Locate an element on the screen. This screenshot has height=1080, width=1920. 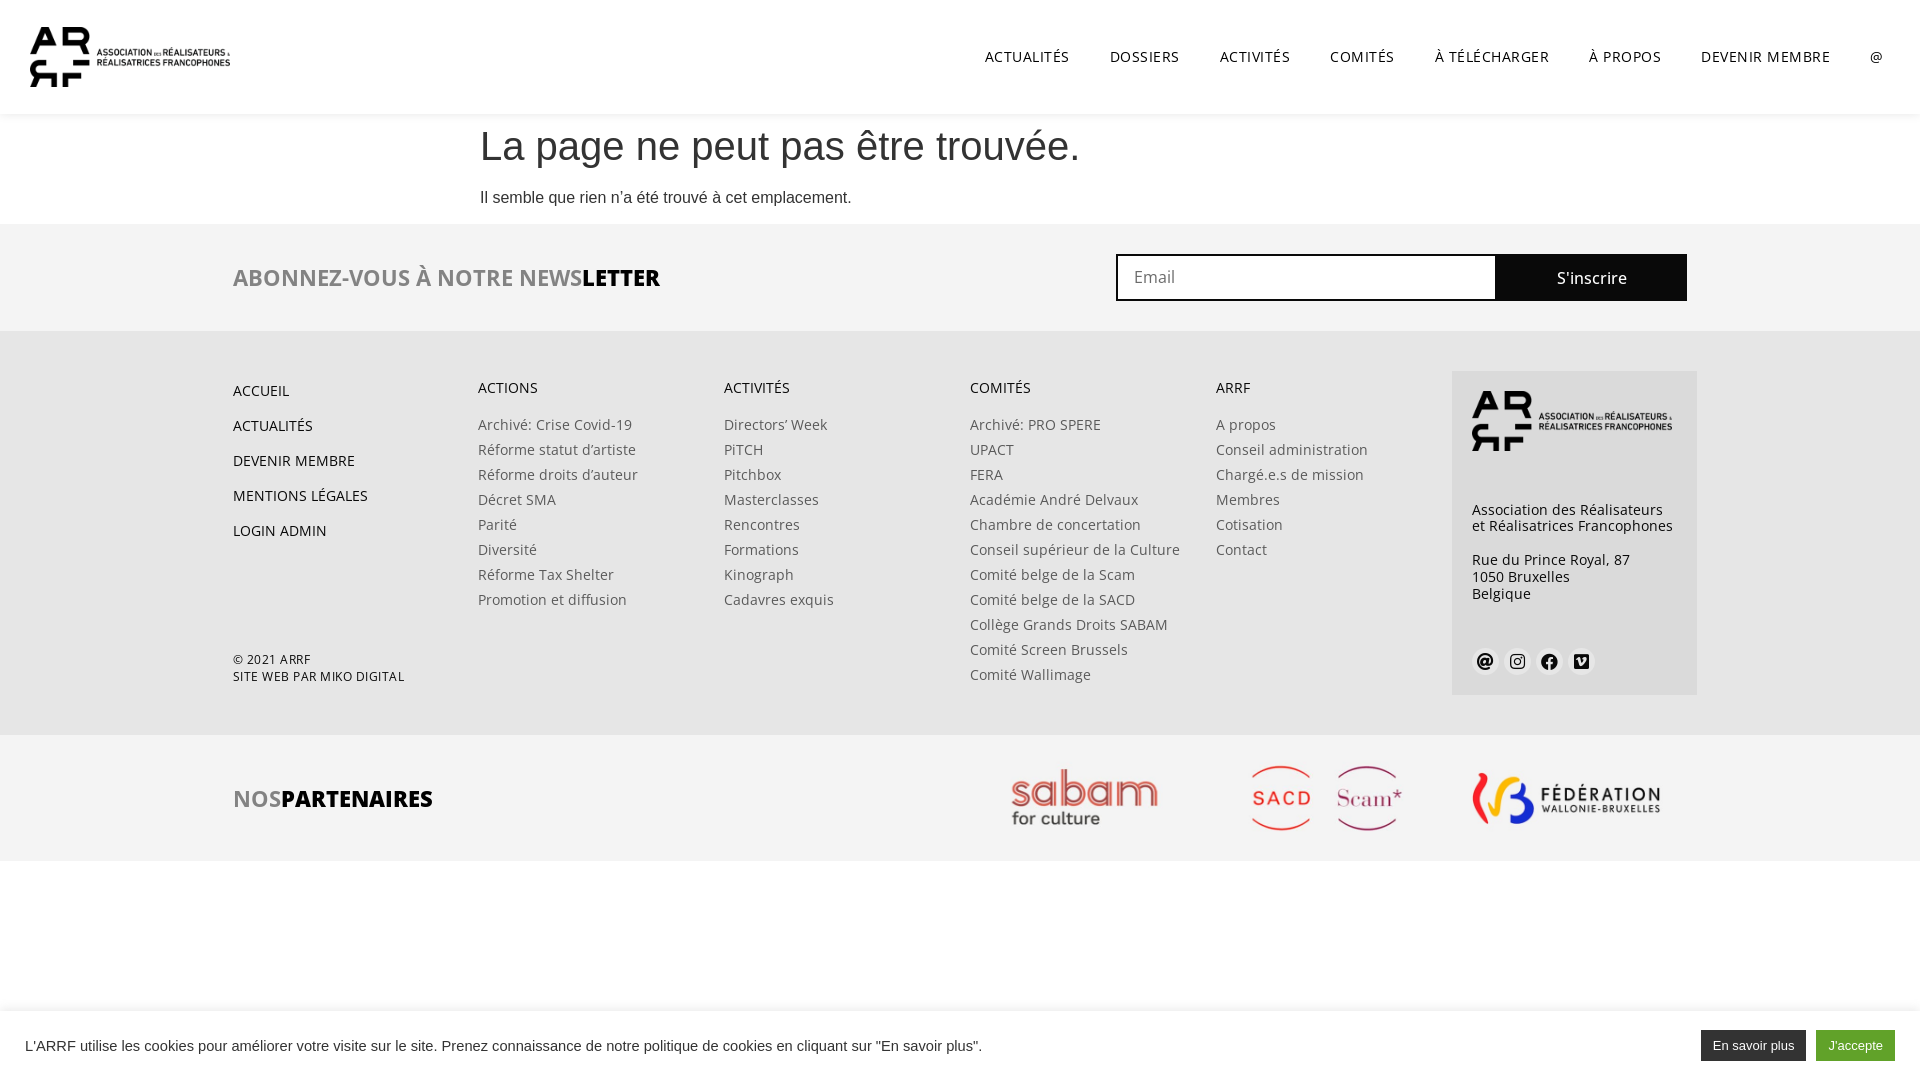
'Chambre de concertation' is located at coordinates (1082, 523).